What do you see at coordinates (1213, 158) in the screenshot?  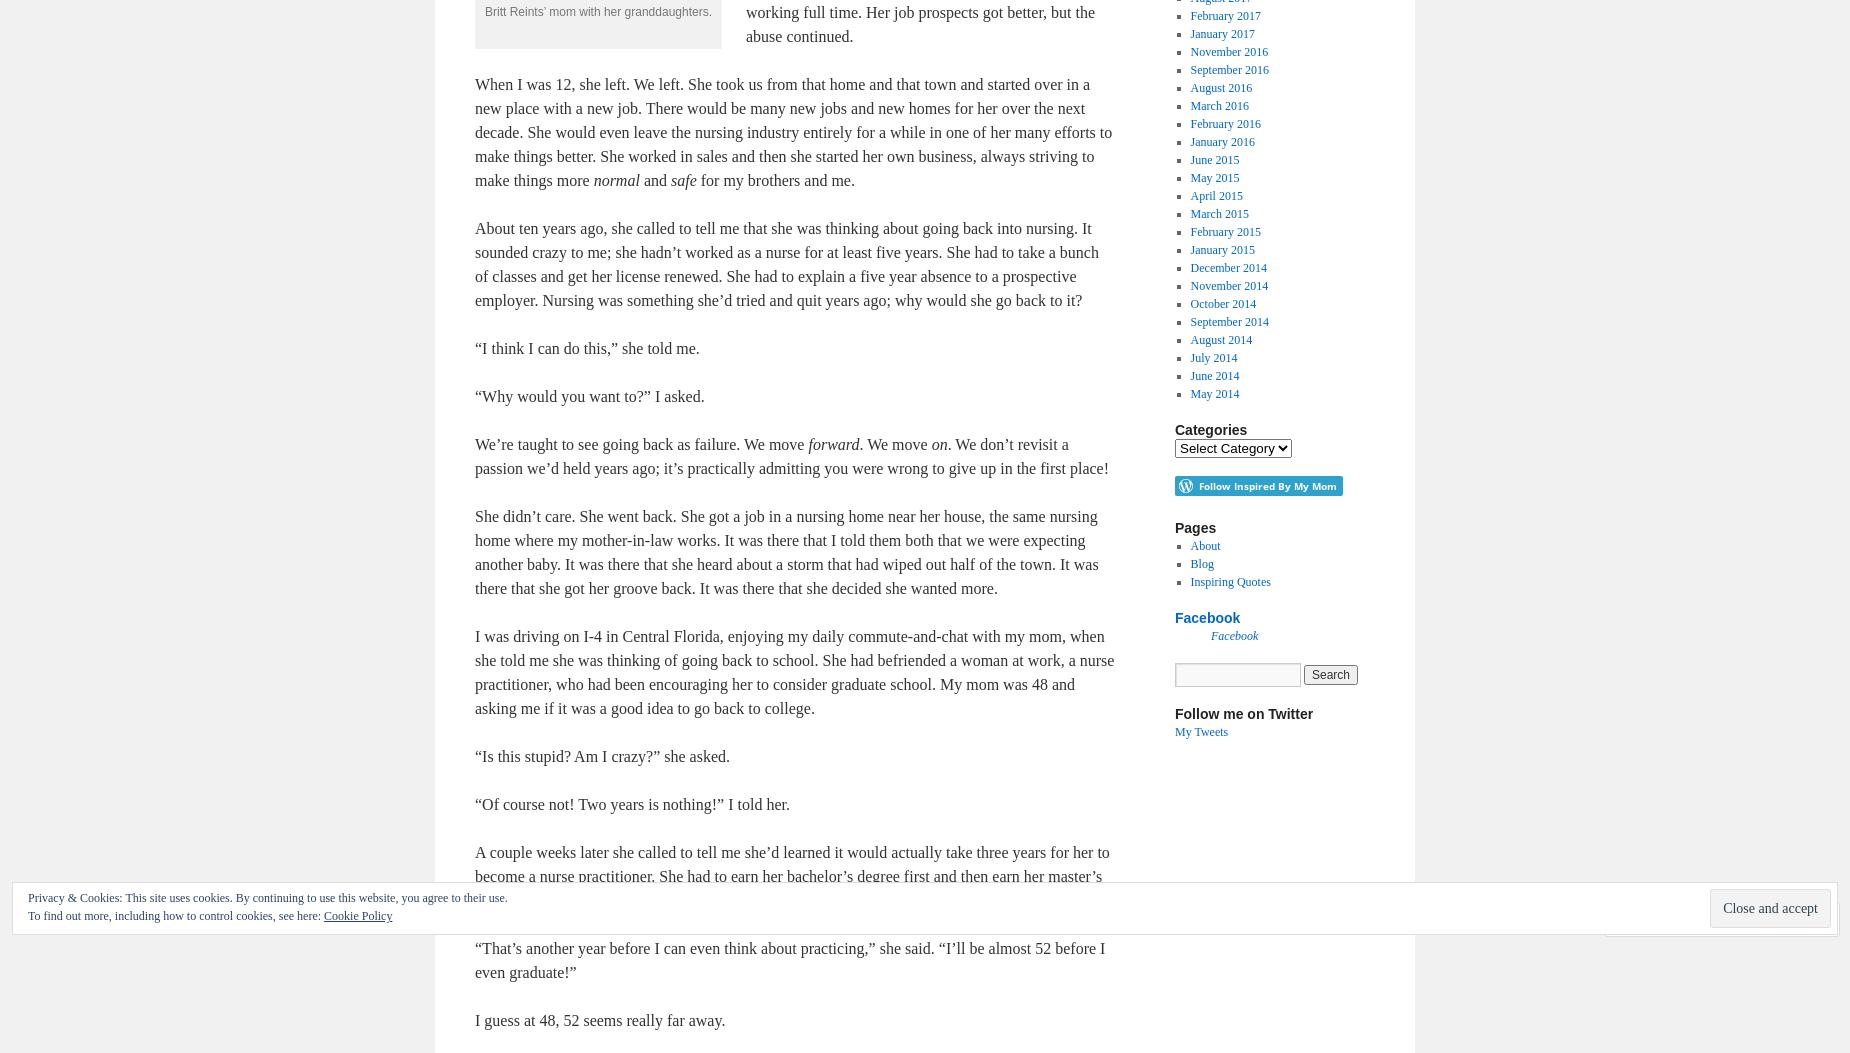 I see `'June 2015'` at bounding box center [1213, 158].